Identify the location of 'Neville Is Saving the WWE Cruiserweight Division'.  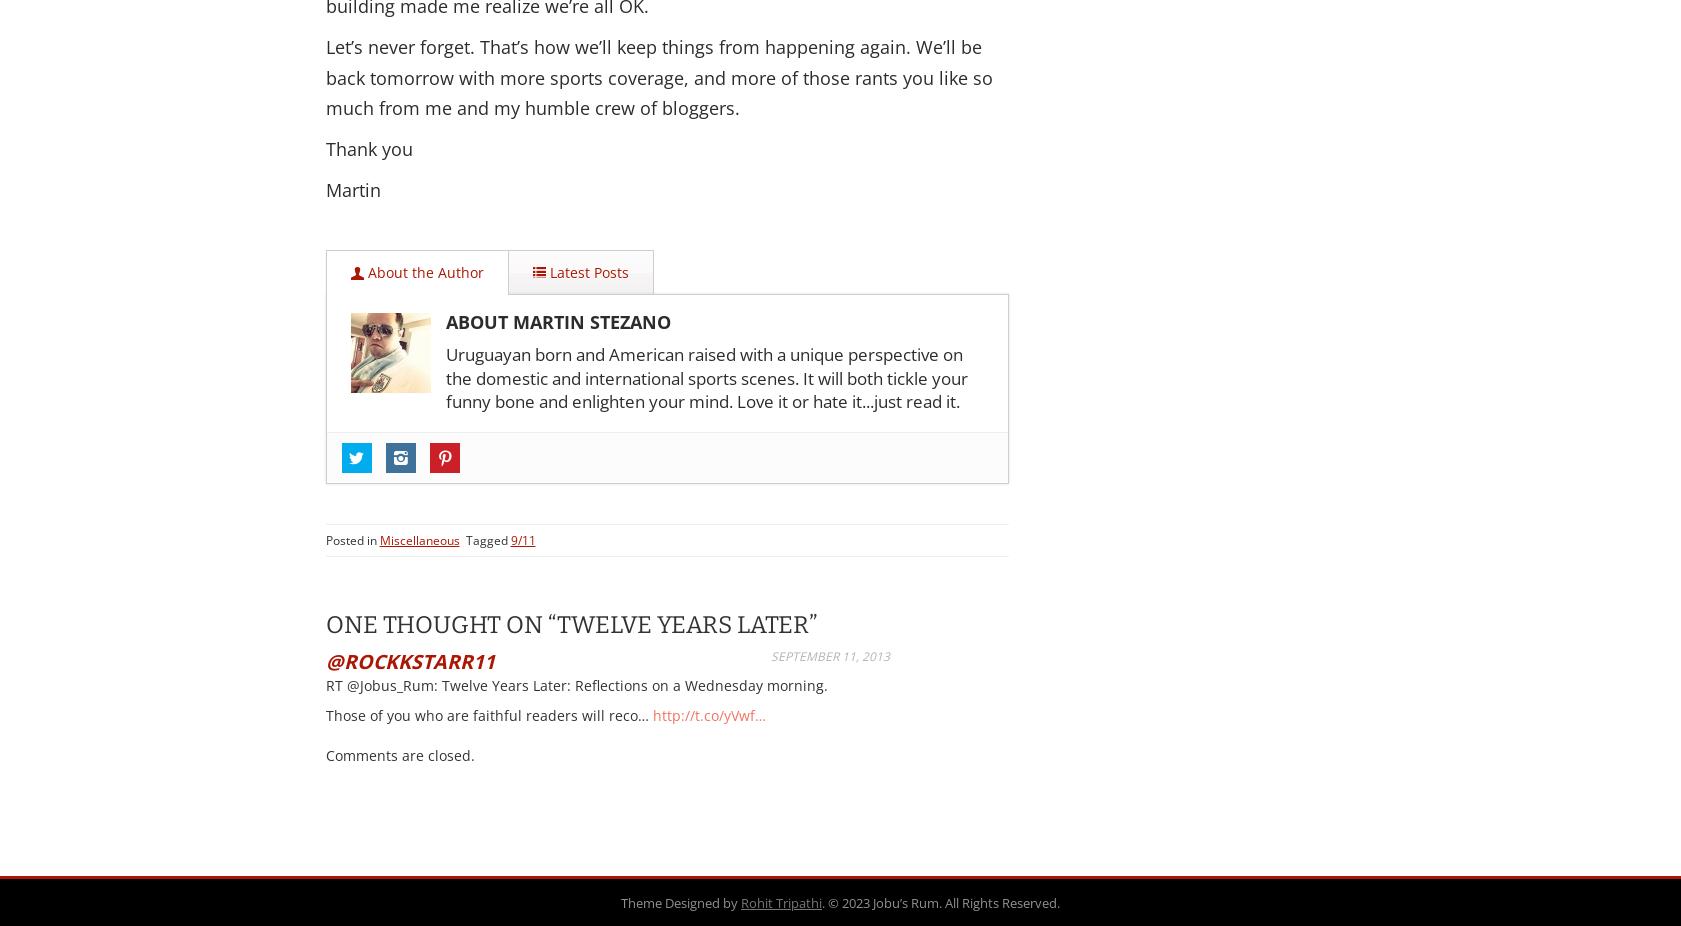
(376, 695).